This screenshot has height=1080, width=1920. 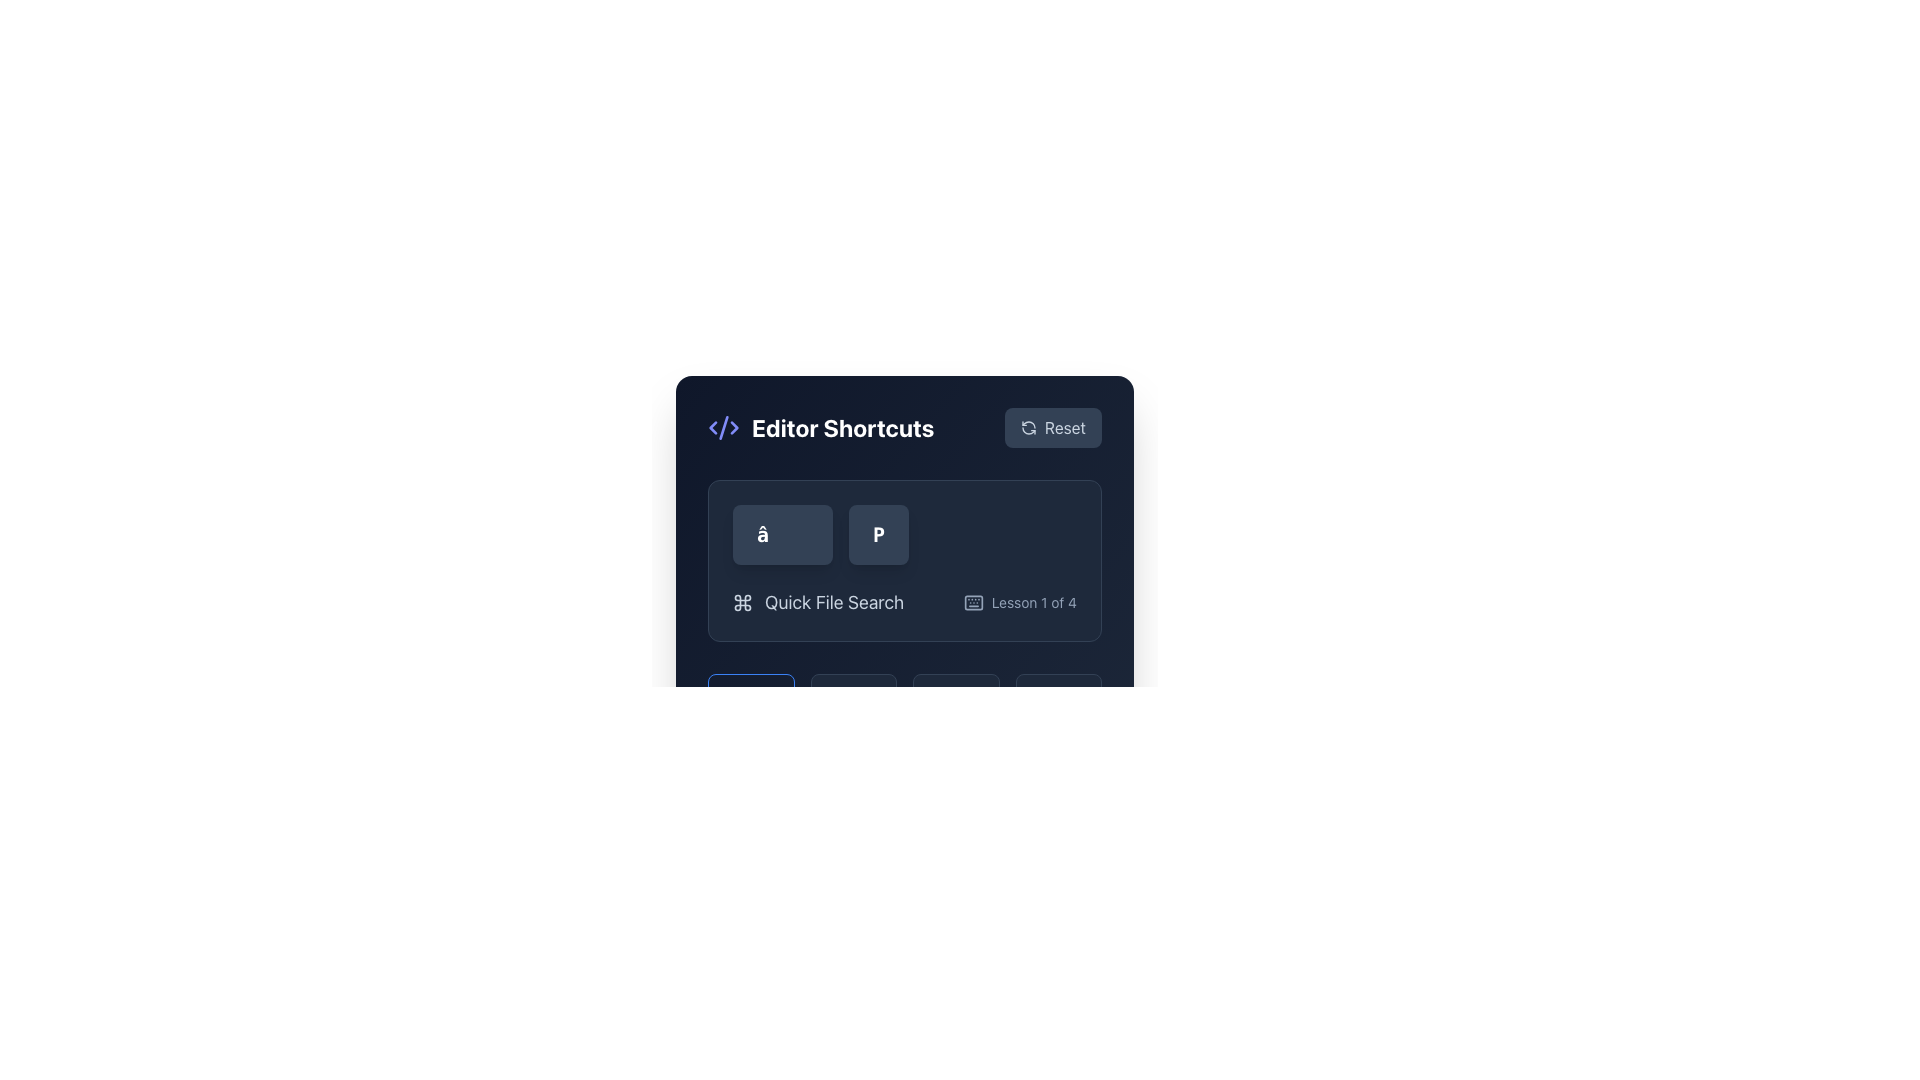 I want to click on the Header or Title Component which features a purple icon resembling code brackets and the text 'Editor Shortcuts' in bold white font, located at the top left of the panel, so click(x=821, y=427).